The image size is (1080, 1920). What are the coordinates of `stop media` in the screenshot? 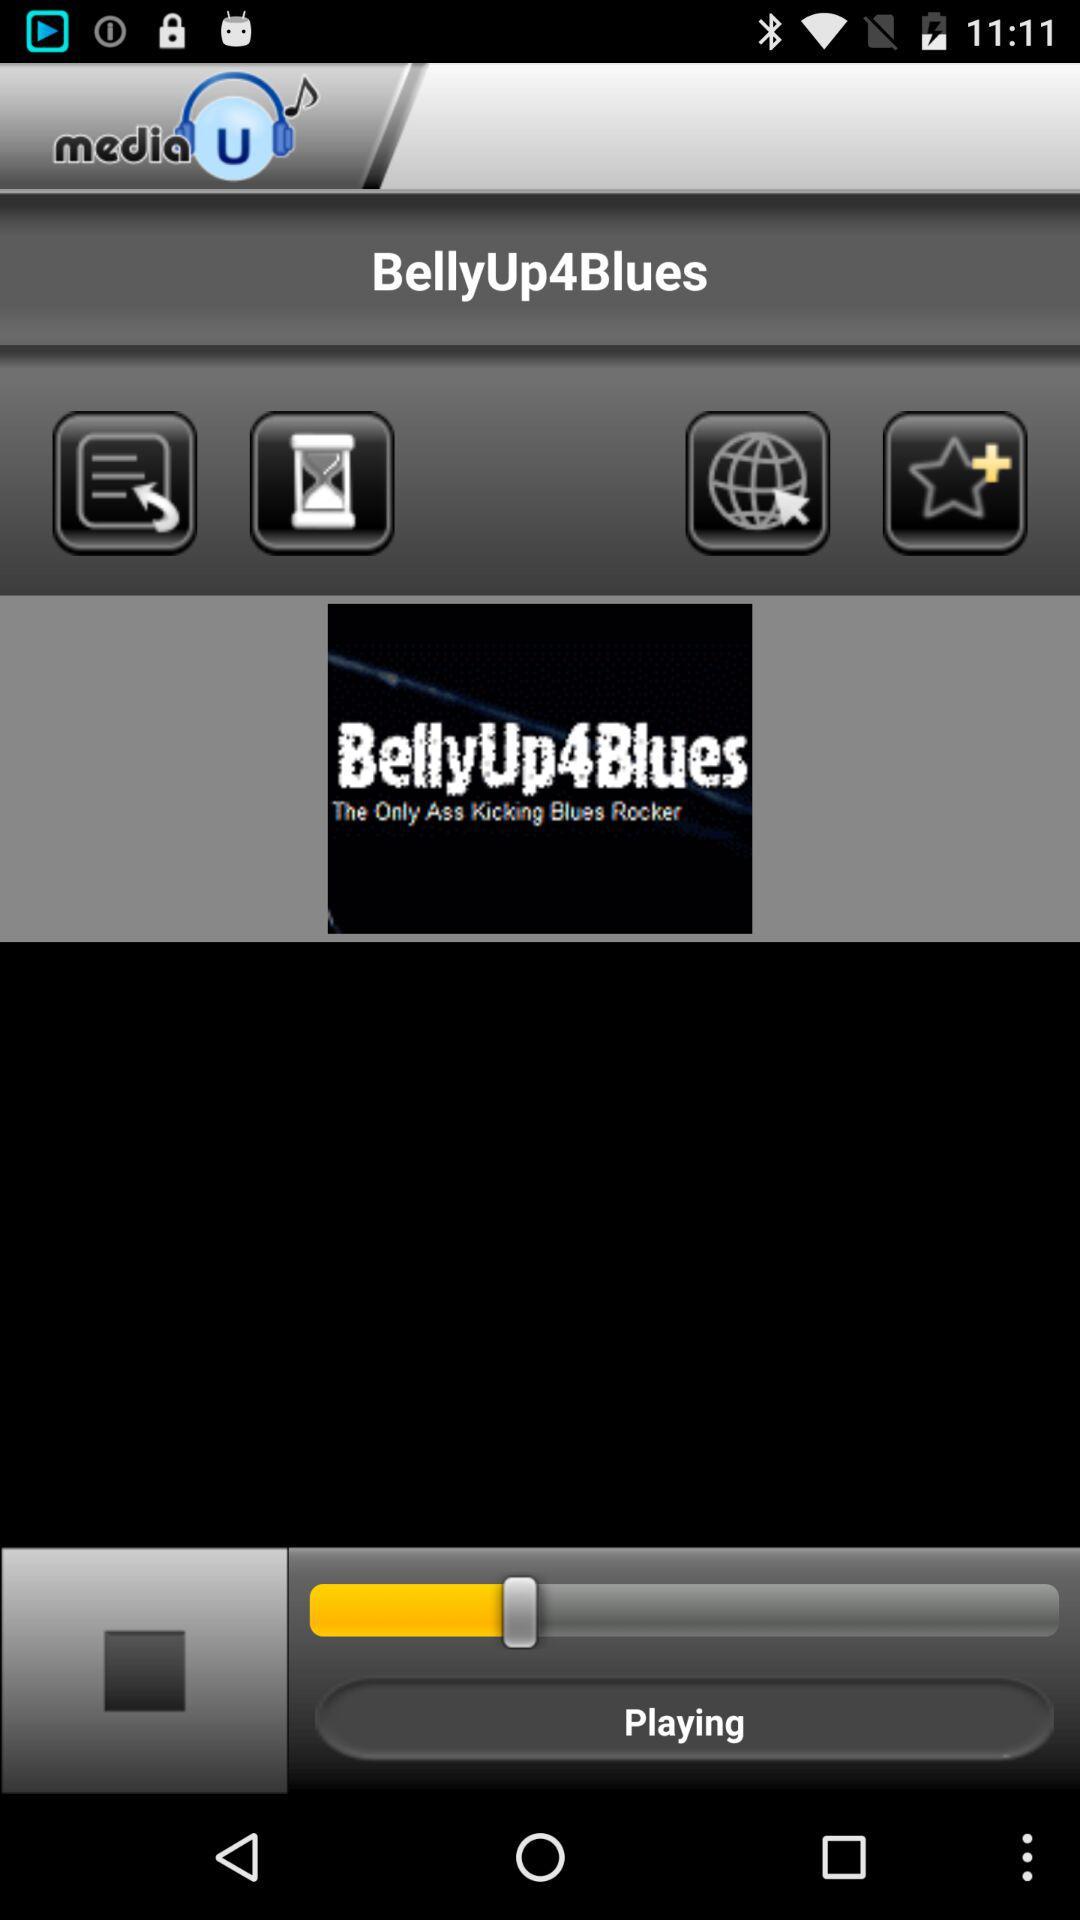 It's located at (143, 1669).